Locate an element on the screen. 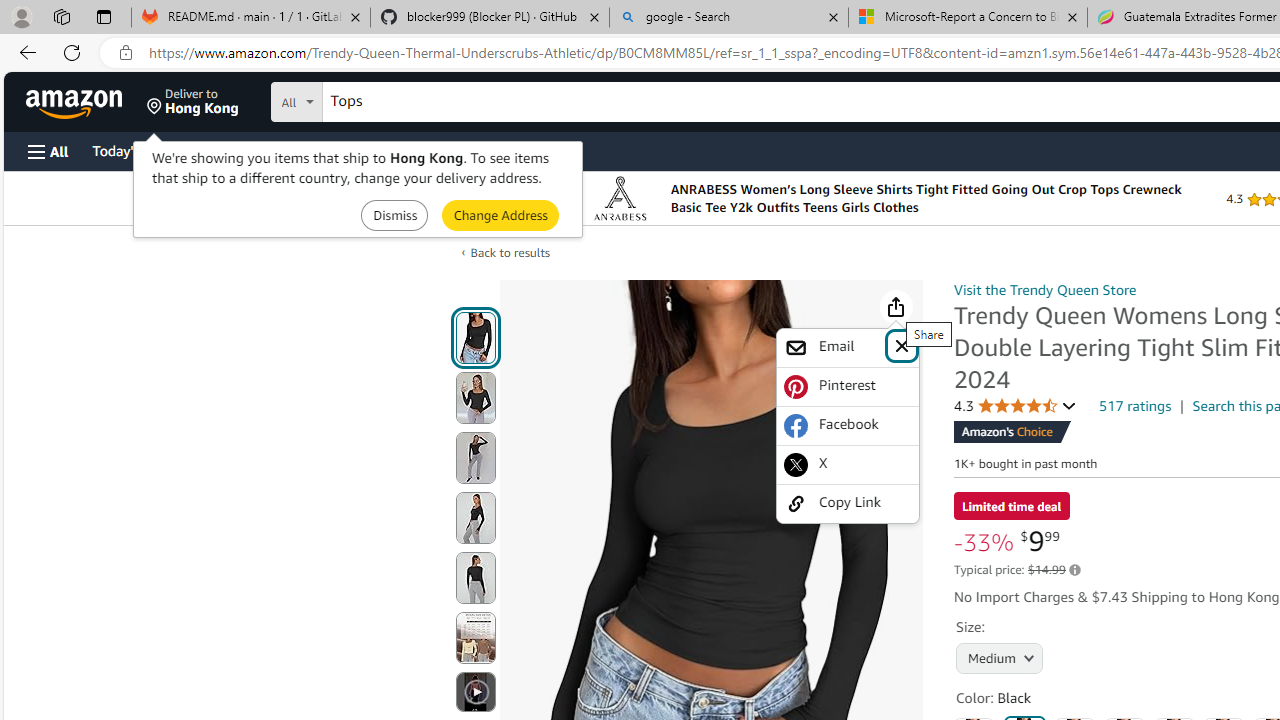  'X' is located at coordinates (848, 465).